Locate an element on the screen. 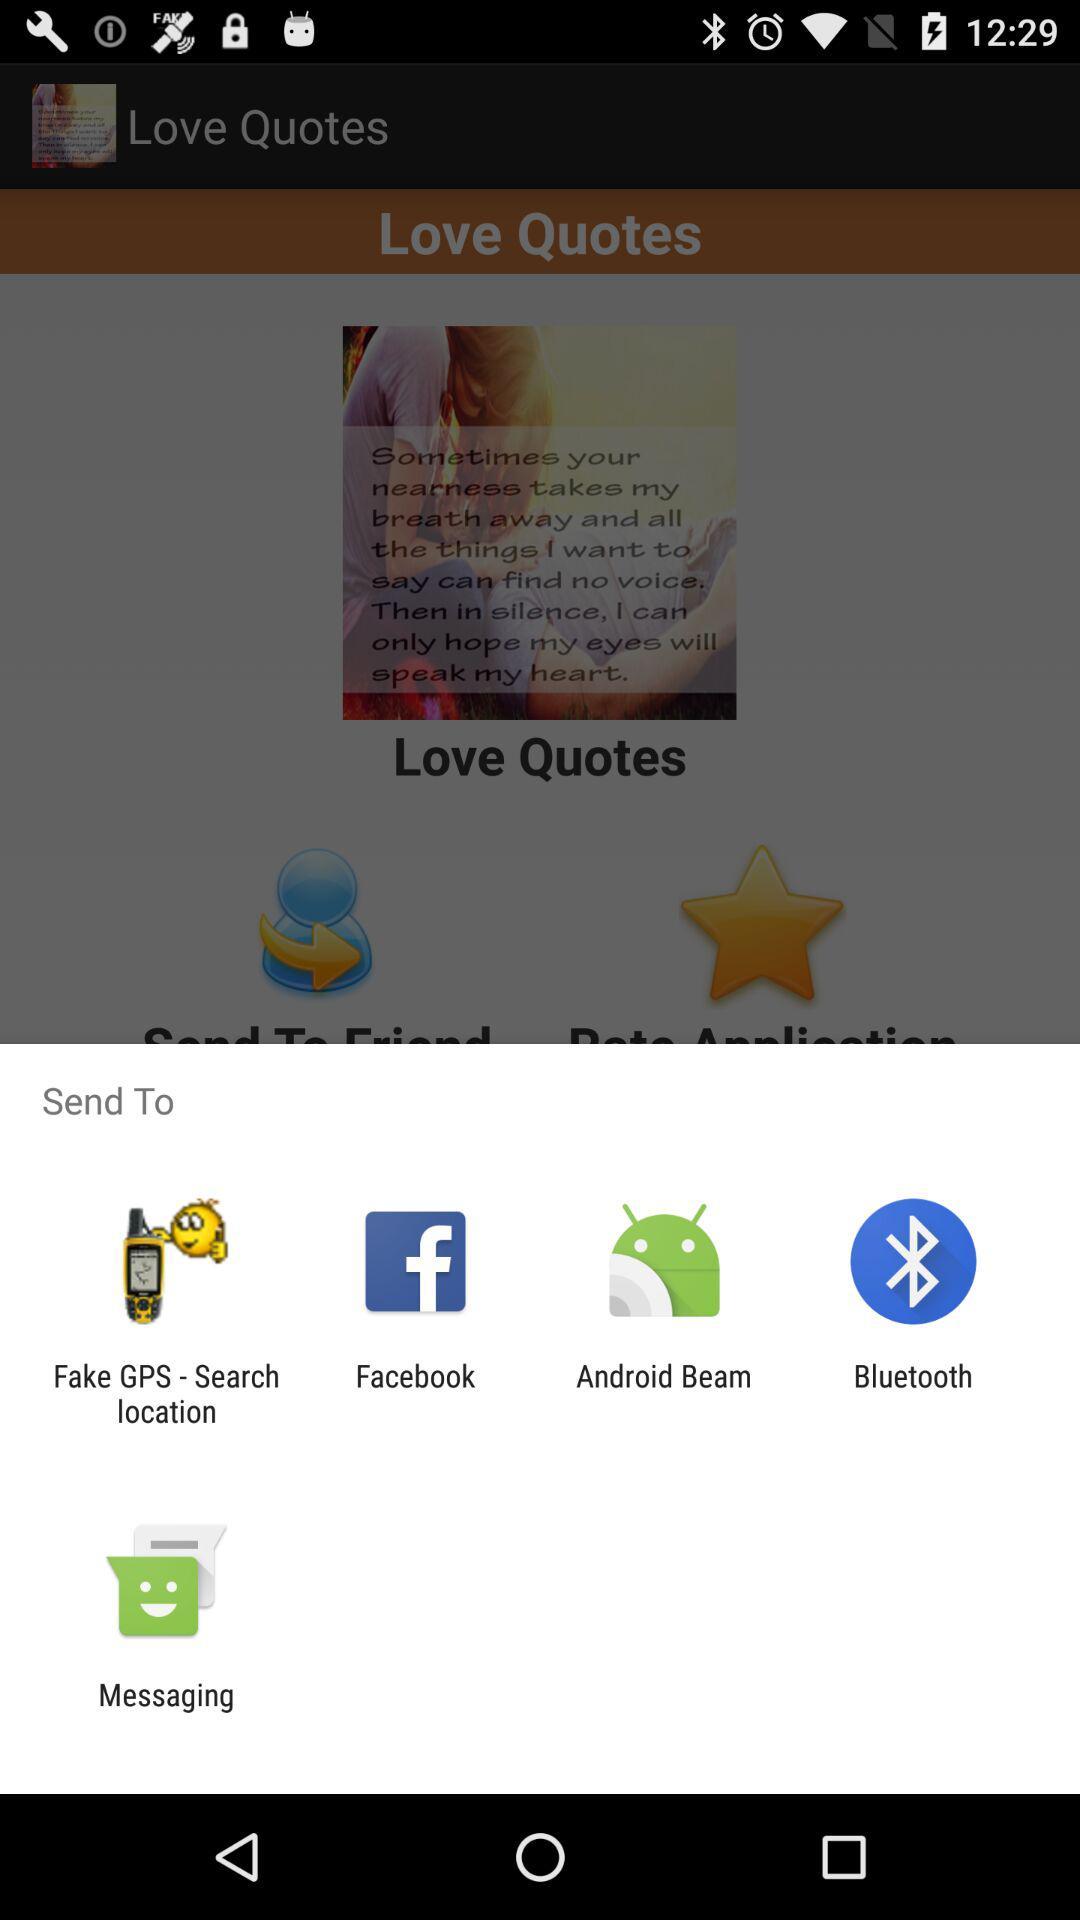 The image size is (1080, 1920). icon next to the bluetooth is located at coordinates (664, 1392).